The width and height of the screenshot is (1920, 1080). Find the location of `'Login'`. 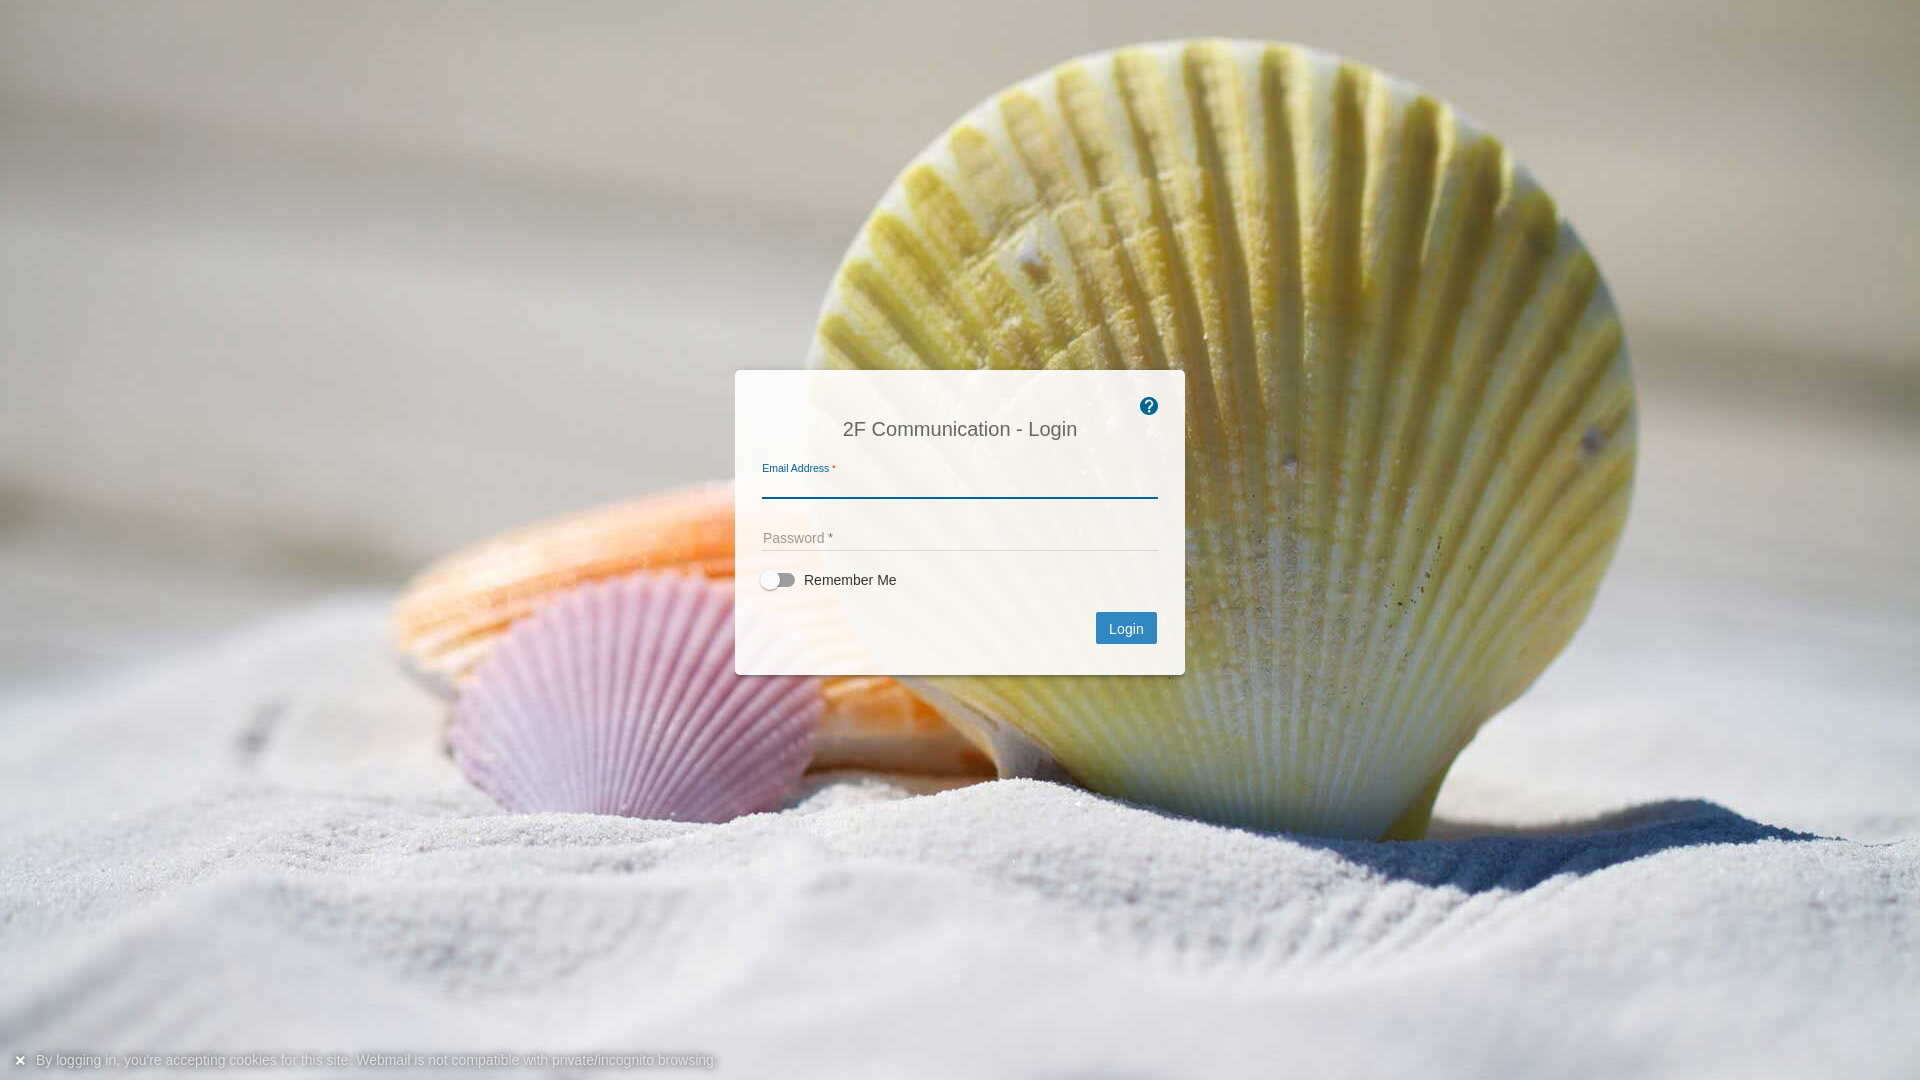

'Login' is located at coordinates (1126, 627).